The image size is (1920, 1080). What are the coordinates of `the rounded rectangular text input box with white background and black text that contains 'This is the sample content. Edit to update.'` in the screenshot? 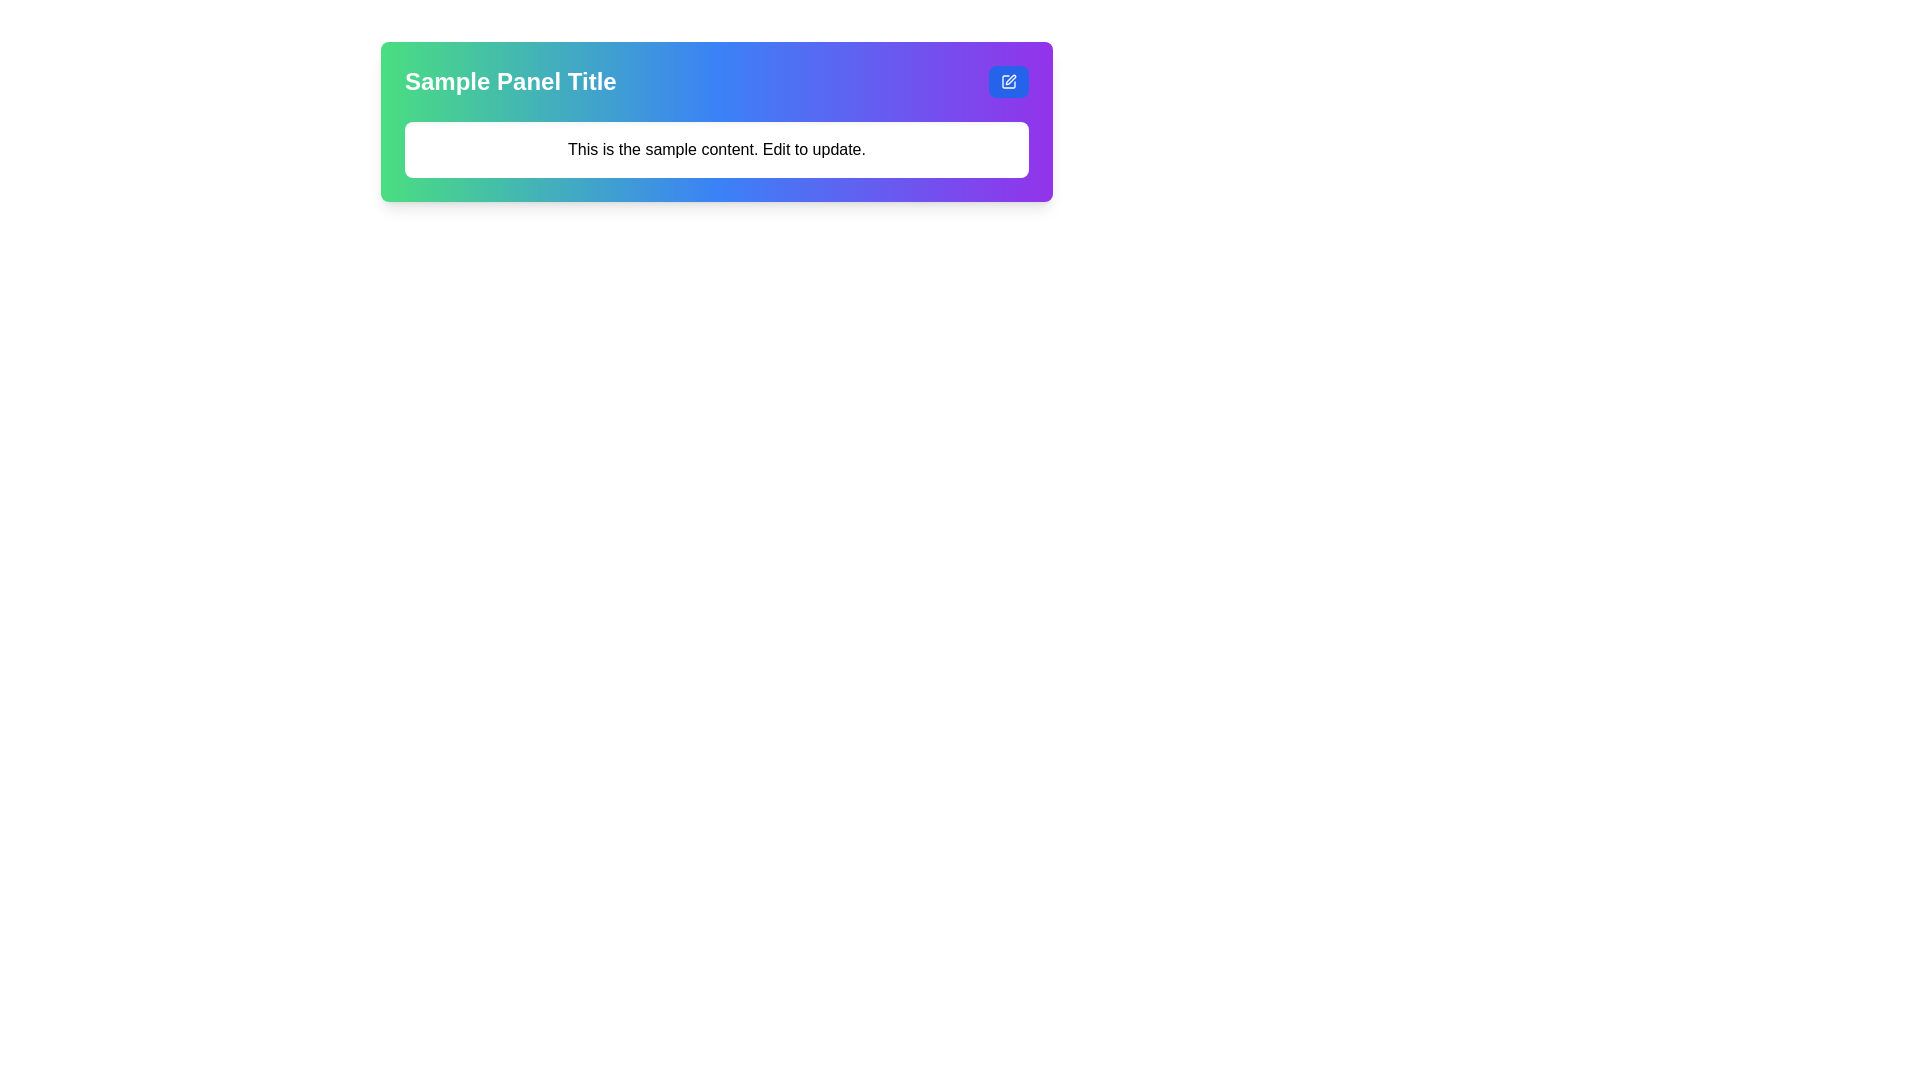 It's located at (716, 149).